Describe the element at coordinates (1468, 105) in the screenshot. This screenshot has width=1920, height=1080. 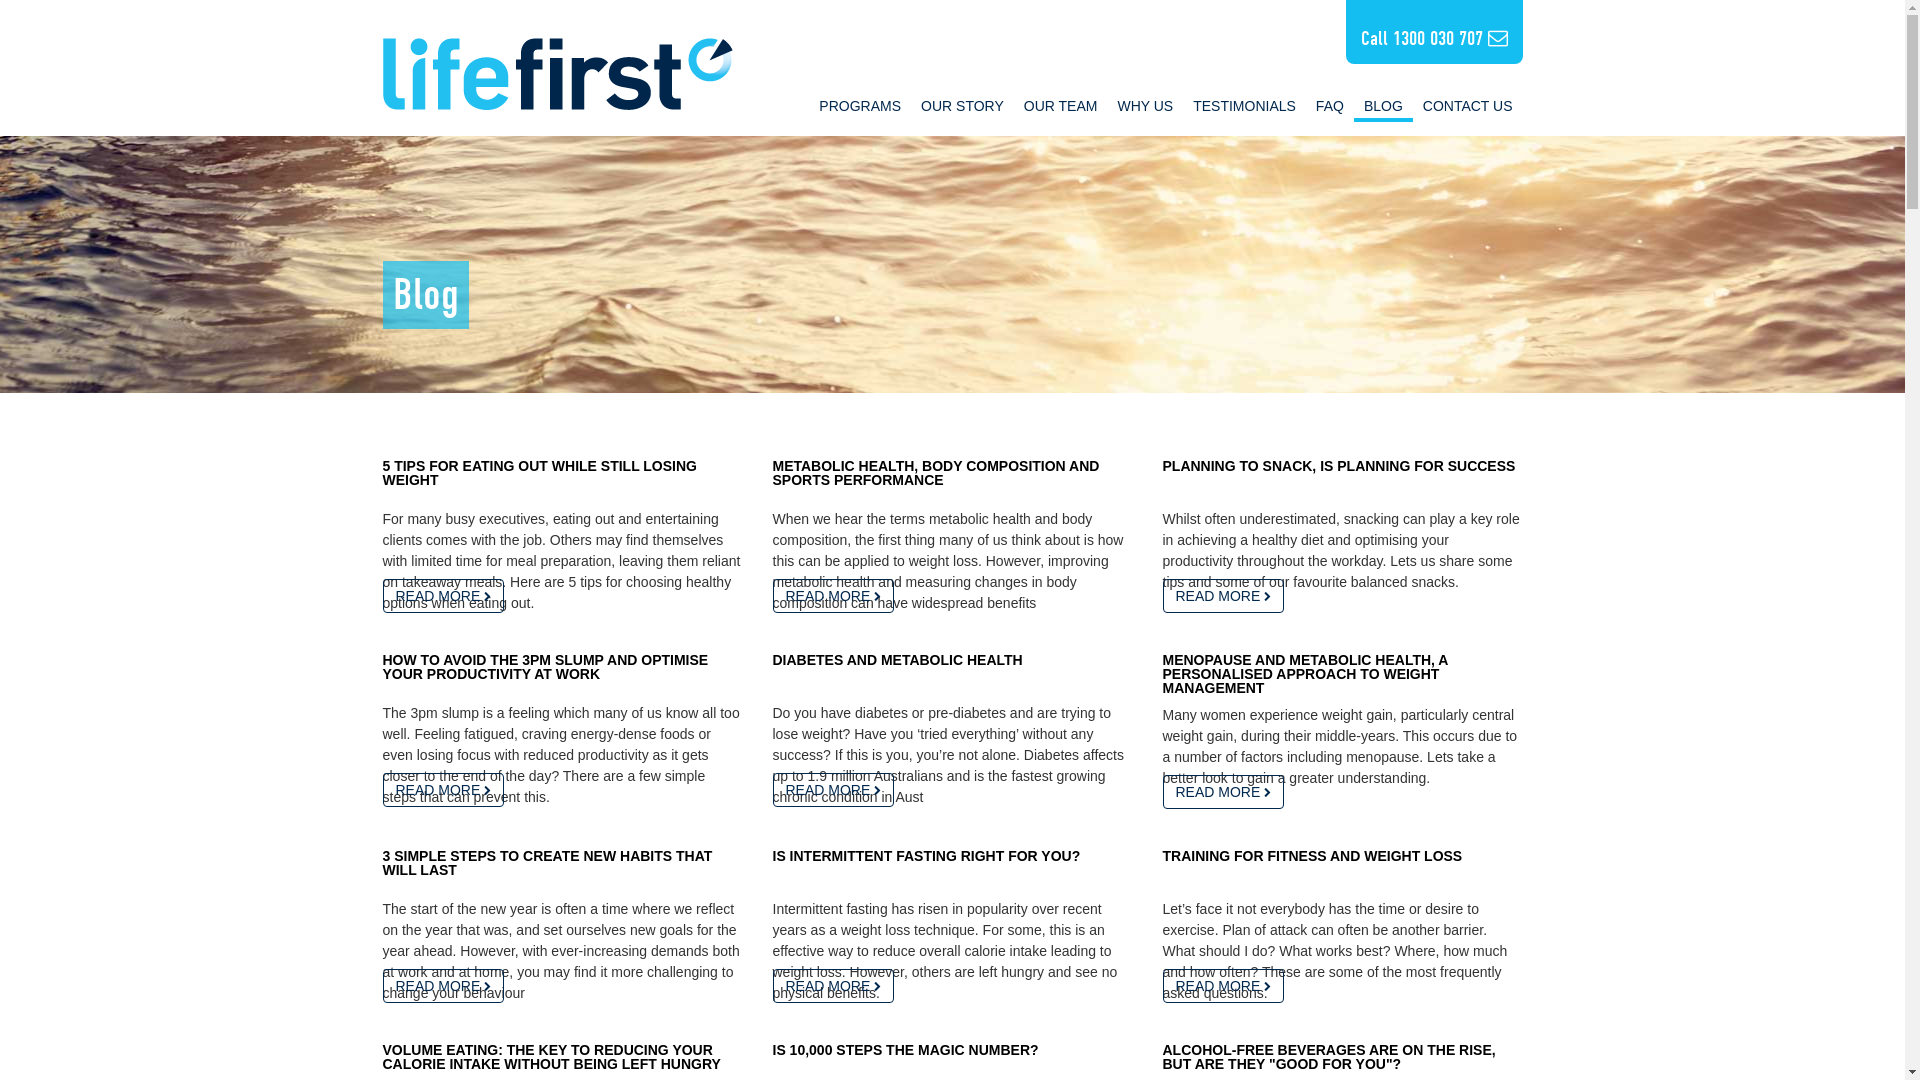
I see `'CONTACT US'` at that location.